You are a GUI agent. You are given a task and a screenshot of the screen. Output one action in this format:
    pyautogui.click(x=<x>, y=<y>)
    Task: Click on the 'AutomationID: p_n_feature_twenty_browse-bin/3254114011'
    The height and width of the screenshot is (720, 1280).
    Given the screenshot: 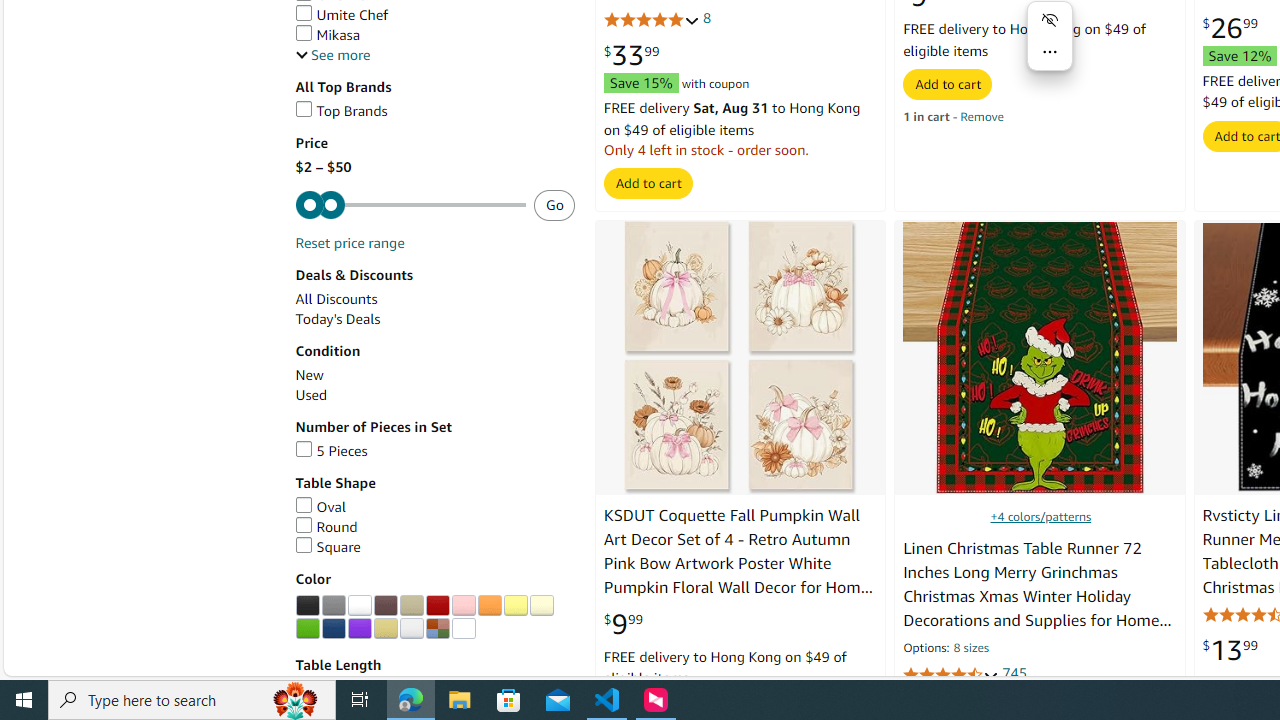 What is the action you would take?
    pyautogui.click(x=462, y=627)
    